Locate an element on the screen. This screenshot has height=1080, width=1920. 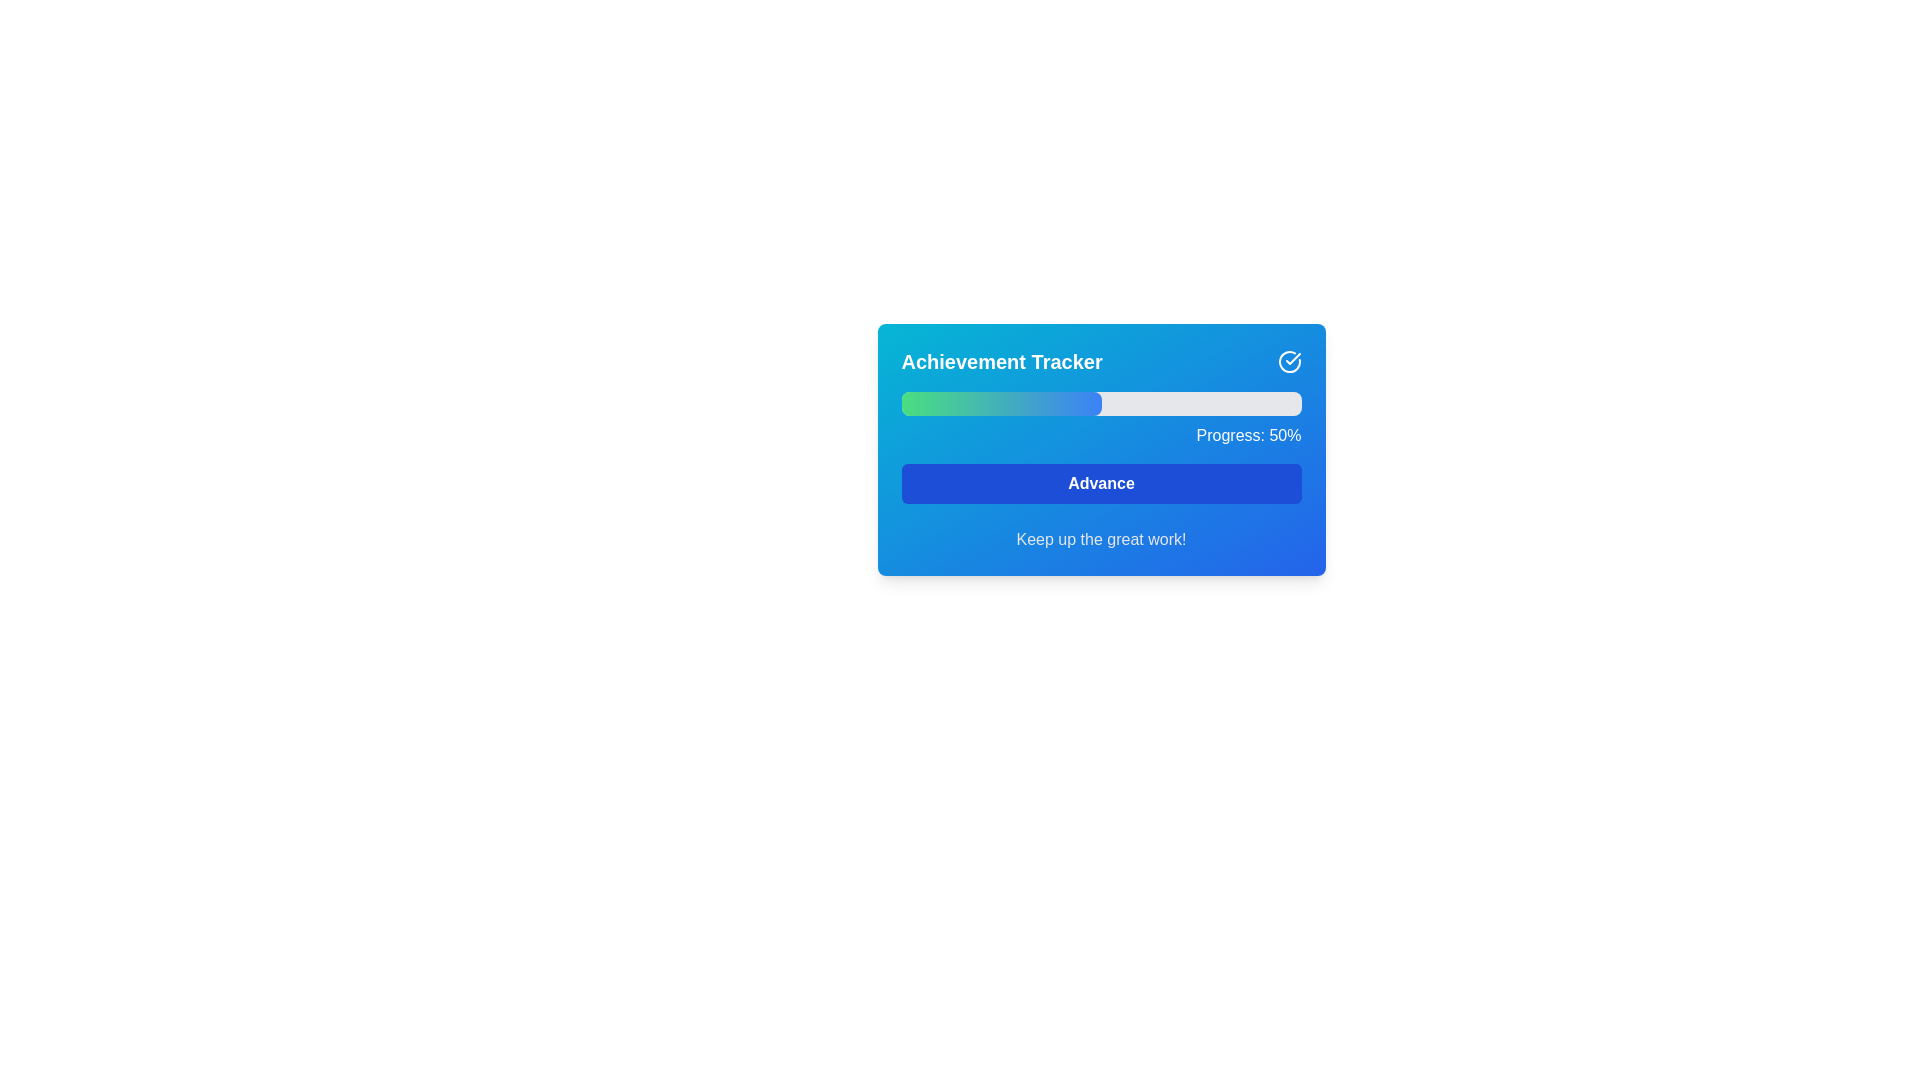
the horizontal gradient-filled progress indicator bar that transitions from green to blue, located below the 'Achievement Tracker' title and above the 'Advance' button is located at coordinates (1001, 404).